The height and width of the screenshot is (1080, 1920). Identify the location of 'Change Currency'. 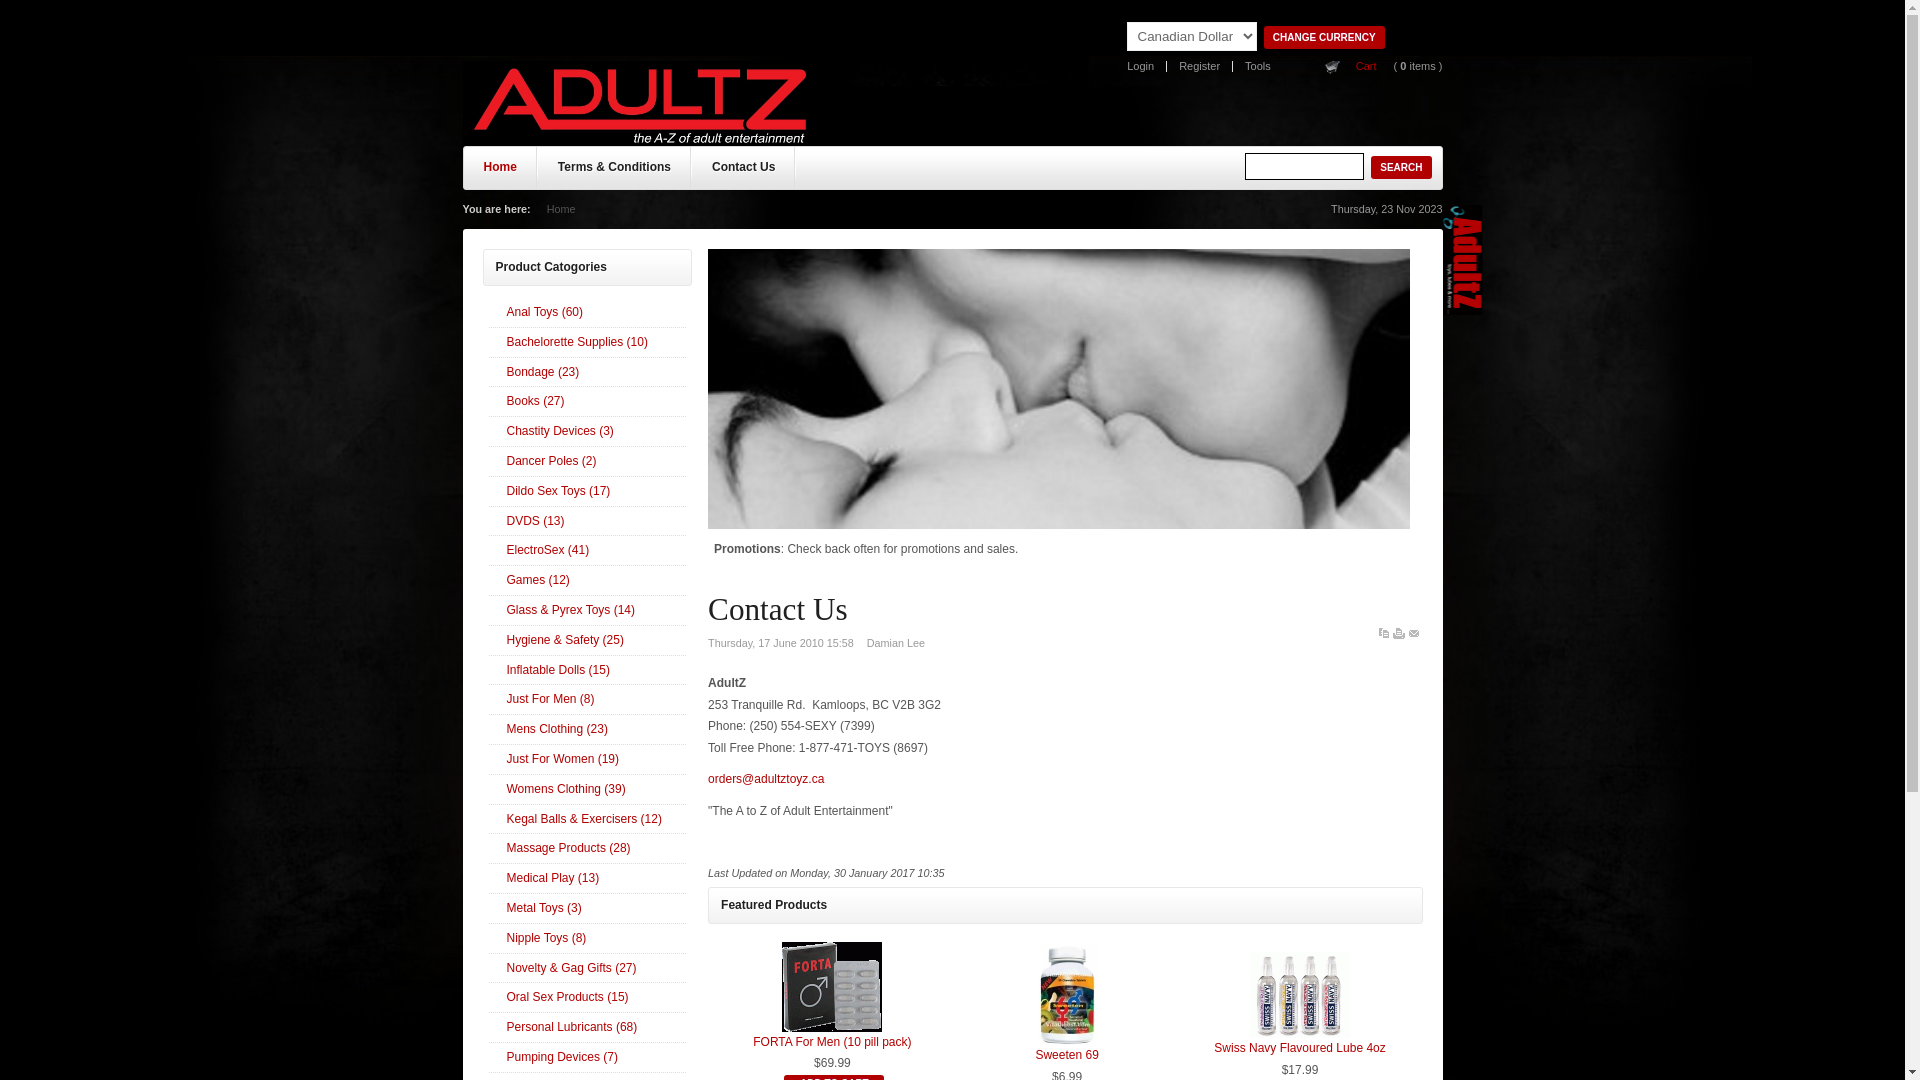
(1324, 37).